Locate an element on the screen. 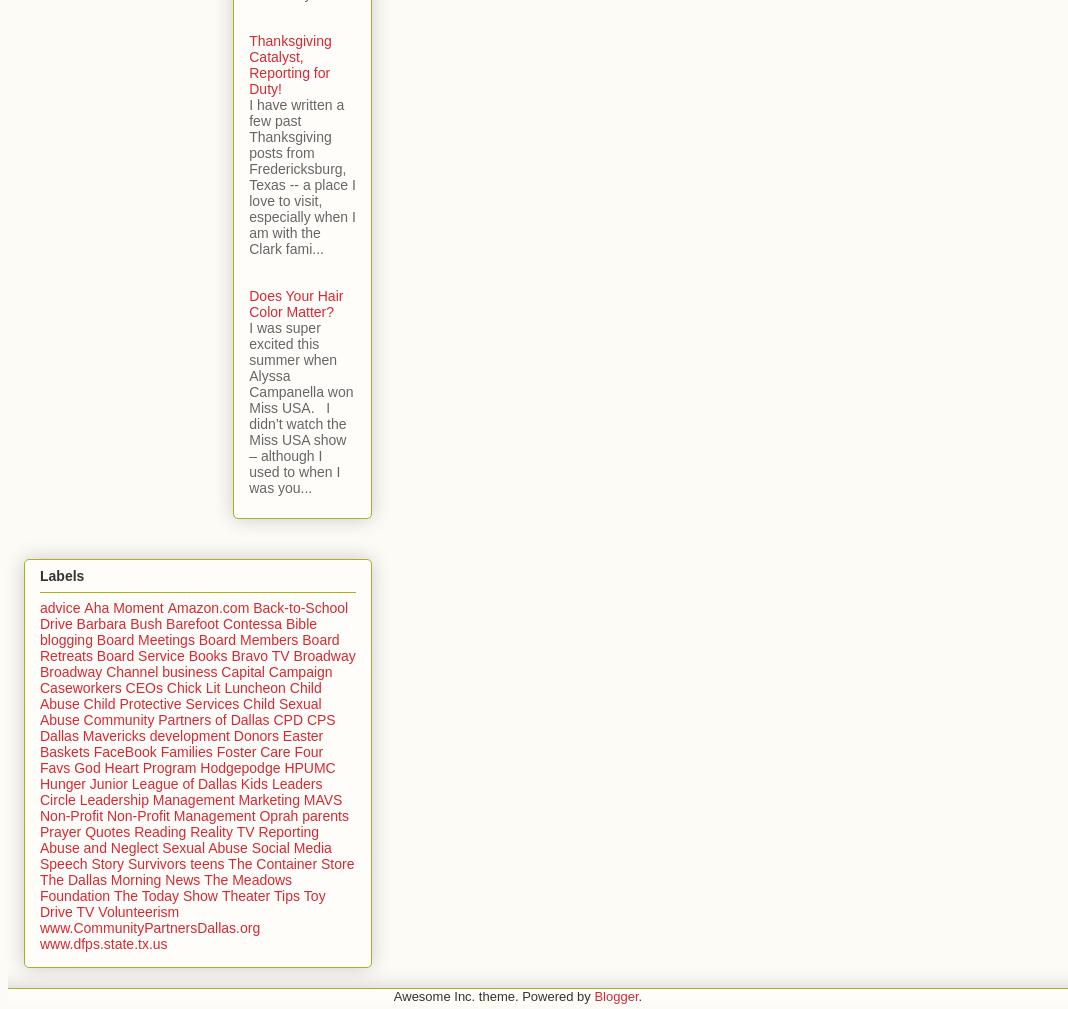 This screenshot has width=1068, height=1009. 'Quotes' is located at coordinates (106, 832).